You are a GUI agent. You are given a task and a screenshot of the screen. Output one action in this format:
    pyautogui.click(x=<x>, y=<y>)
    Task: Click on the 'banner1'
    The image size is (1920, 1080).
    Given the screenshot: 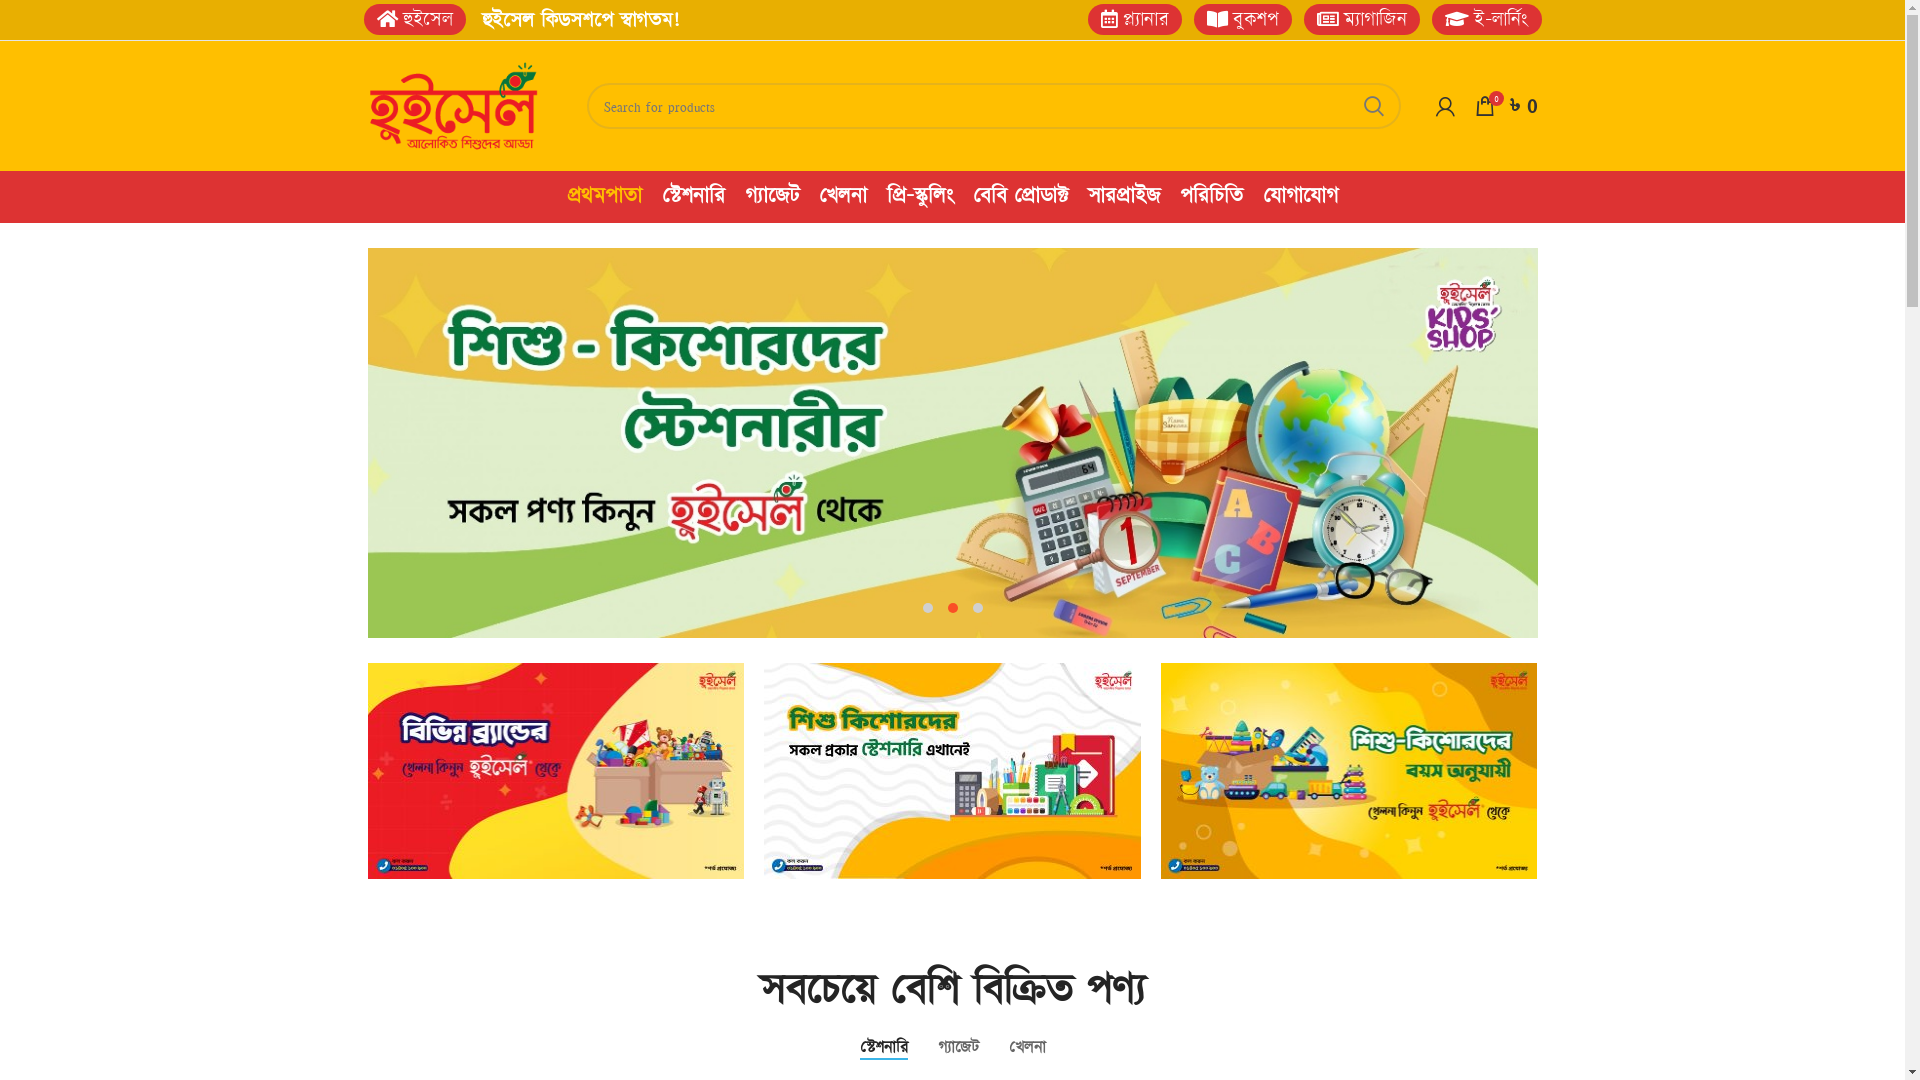 What is the action you would take?
    pyautogui.click(x=556, y=770)
    